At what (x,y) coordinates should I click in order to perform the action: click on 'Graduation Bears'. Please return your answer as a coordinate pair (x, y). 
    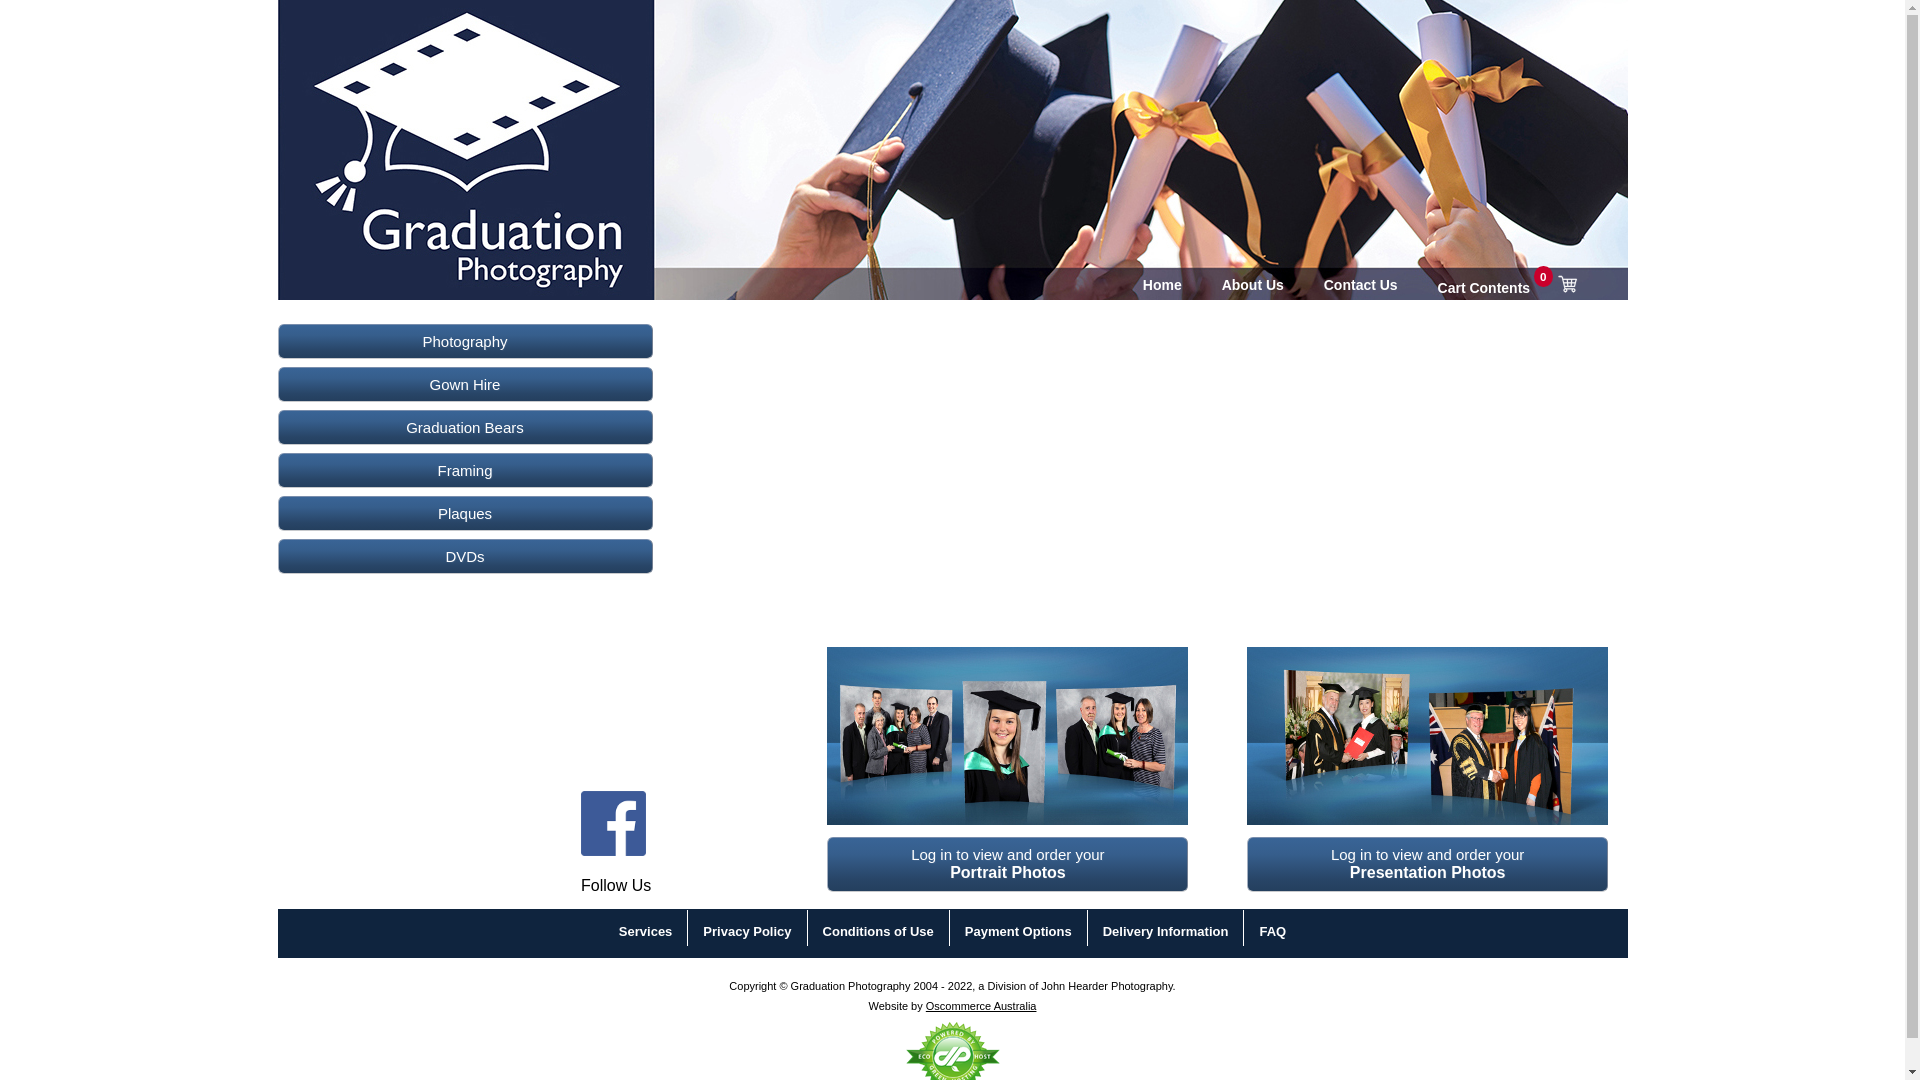
    Looking at the image, I should click on (464, 426).